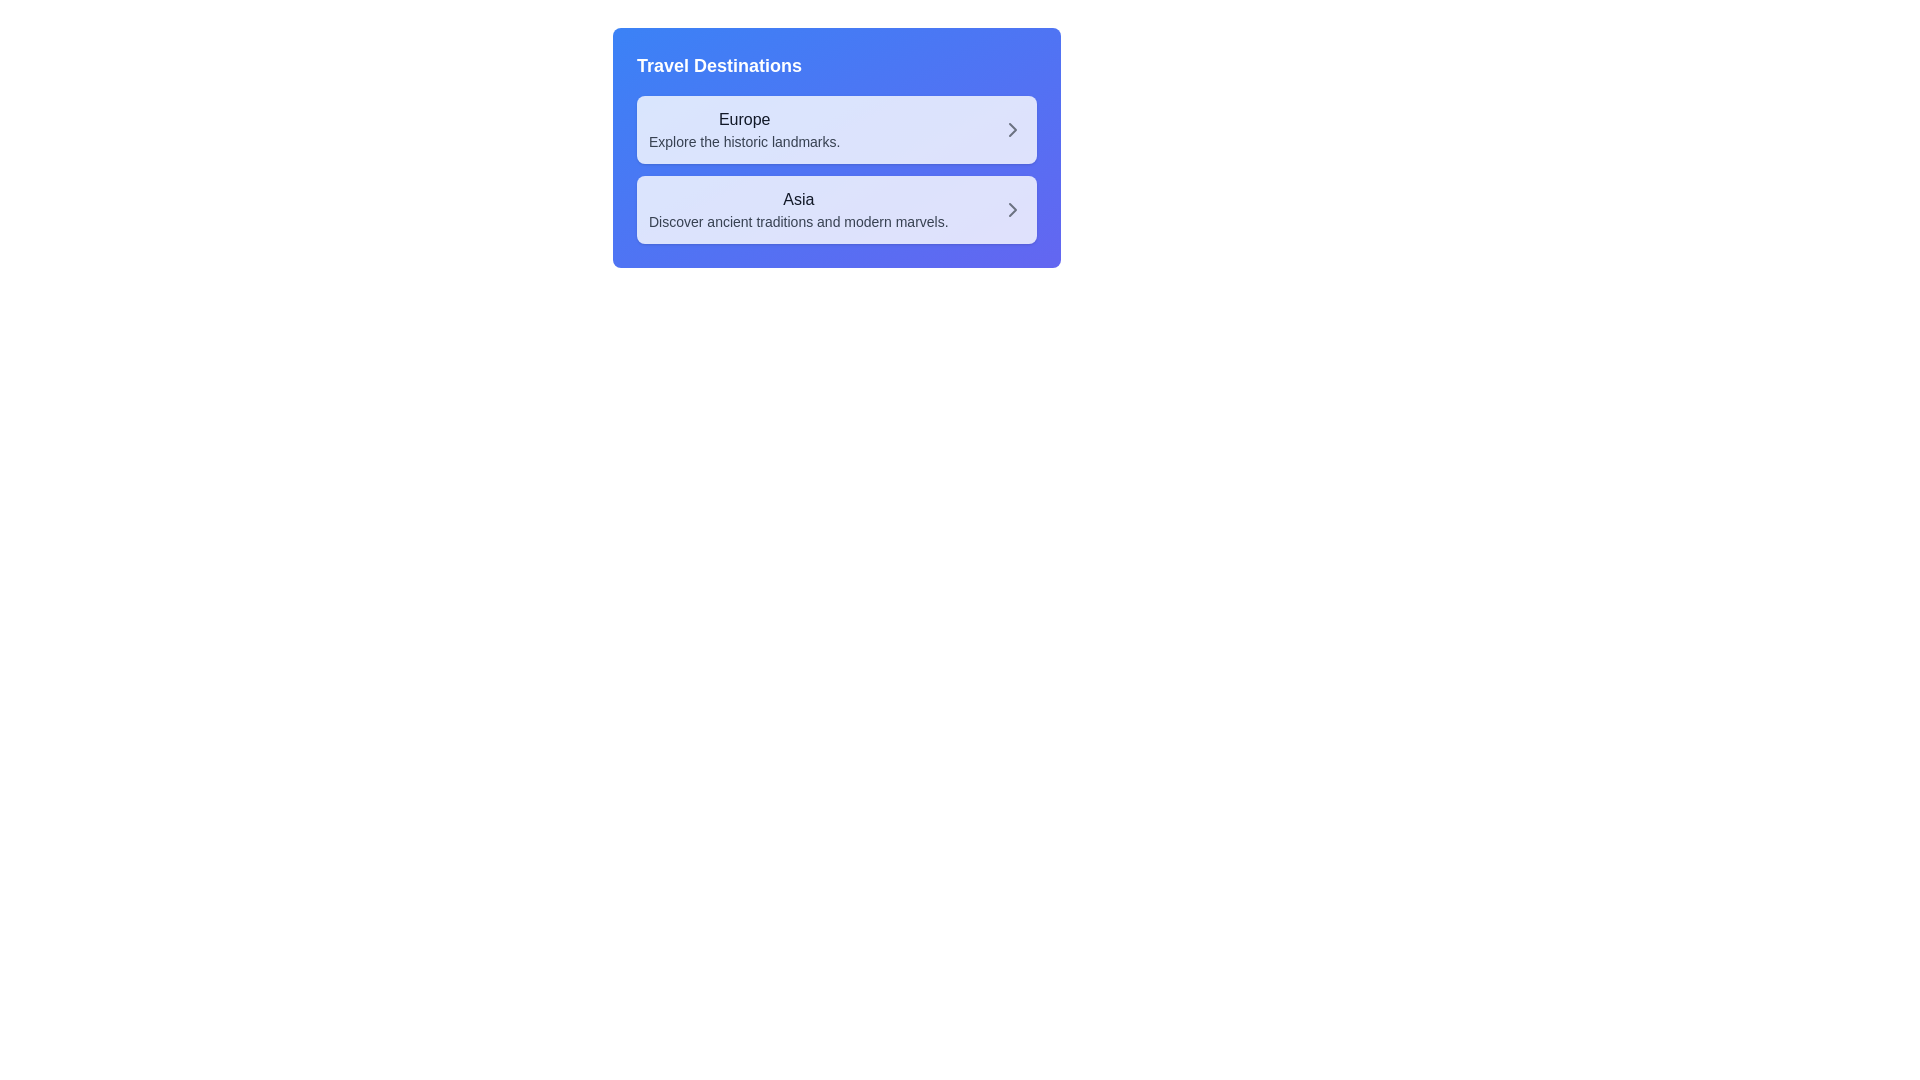  I want to click on the list item representing the 'Asia' travel destination, so click(836, 209).